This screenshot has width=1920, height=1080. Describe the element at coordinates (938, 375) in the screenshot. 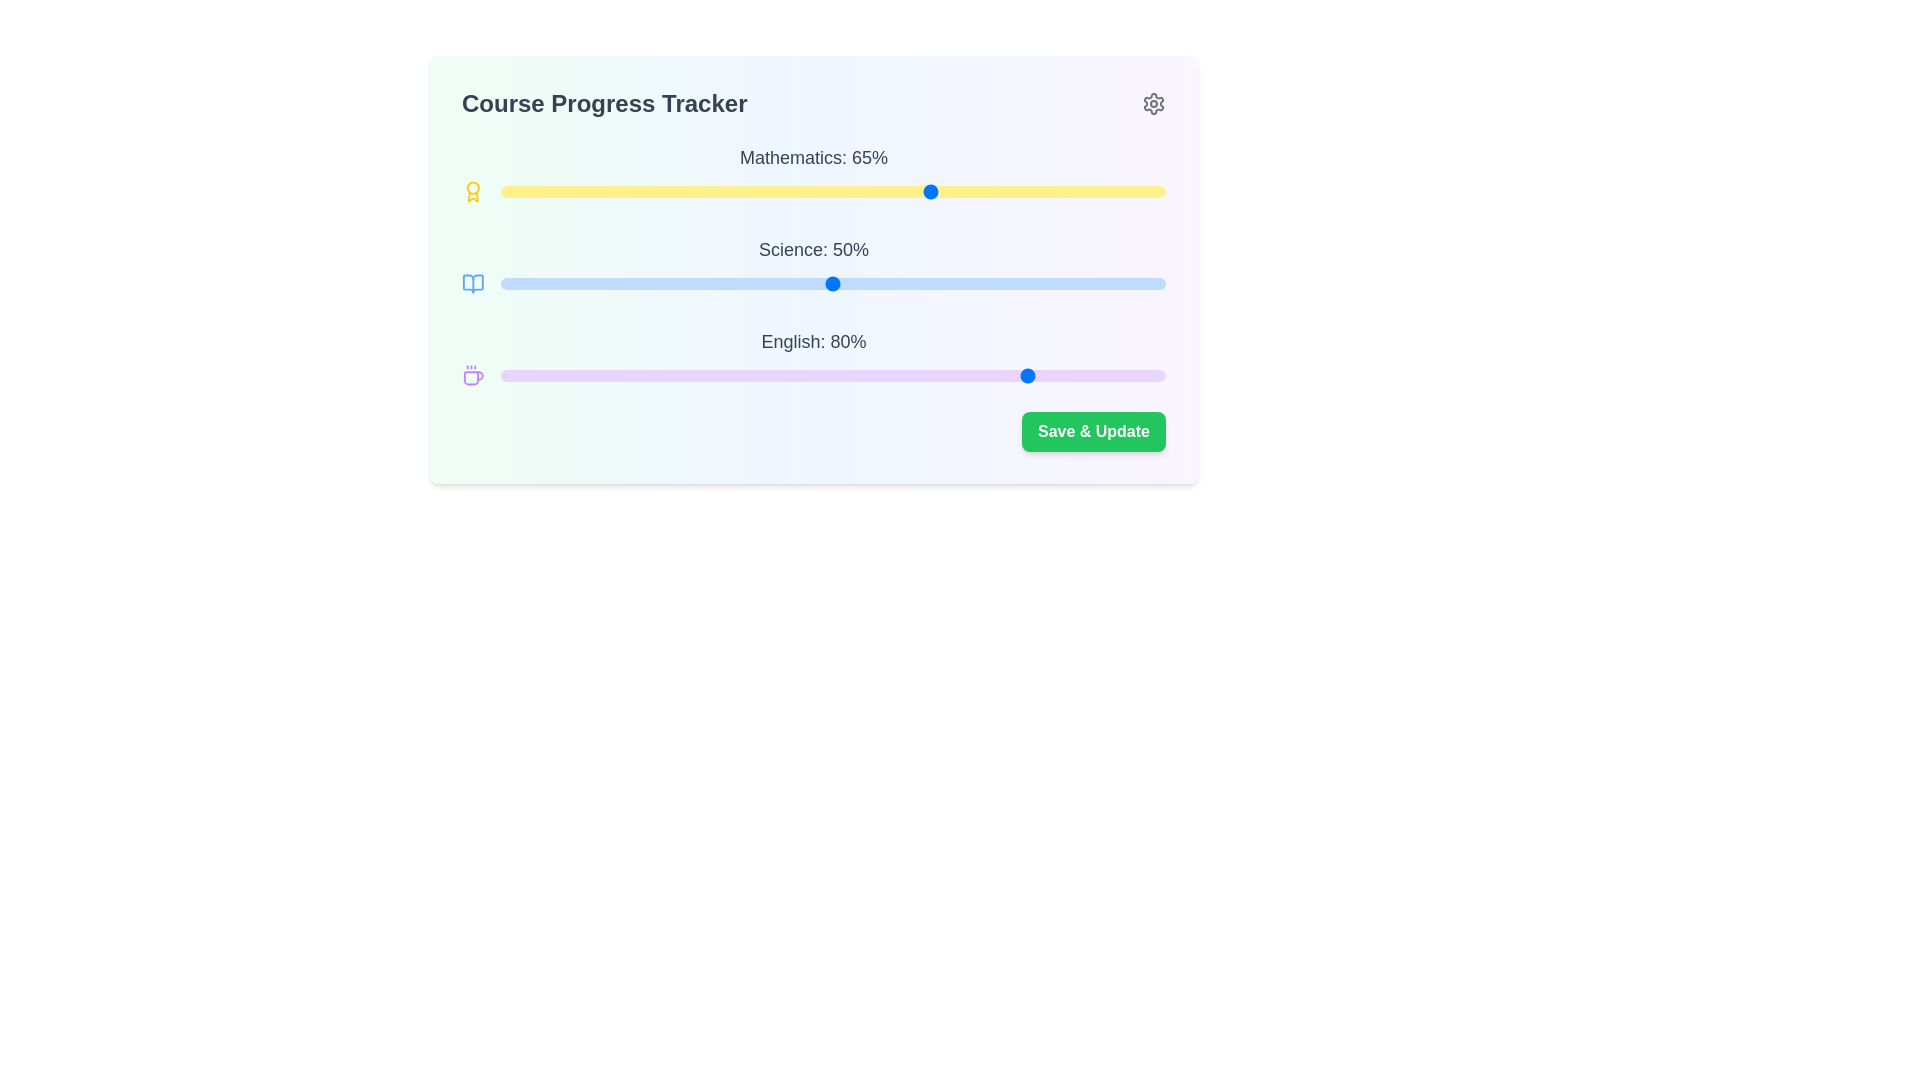

I see `the English progress` at that location.